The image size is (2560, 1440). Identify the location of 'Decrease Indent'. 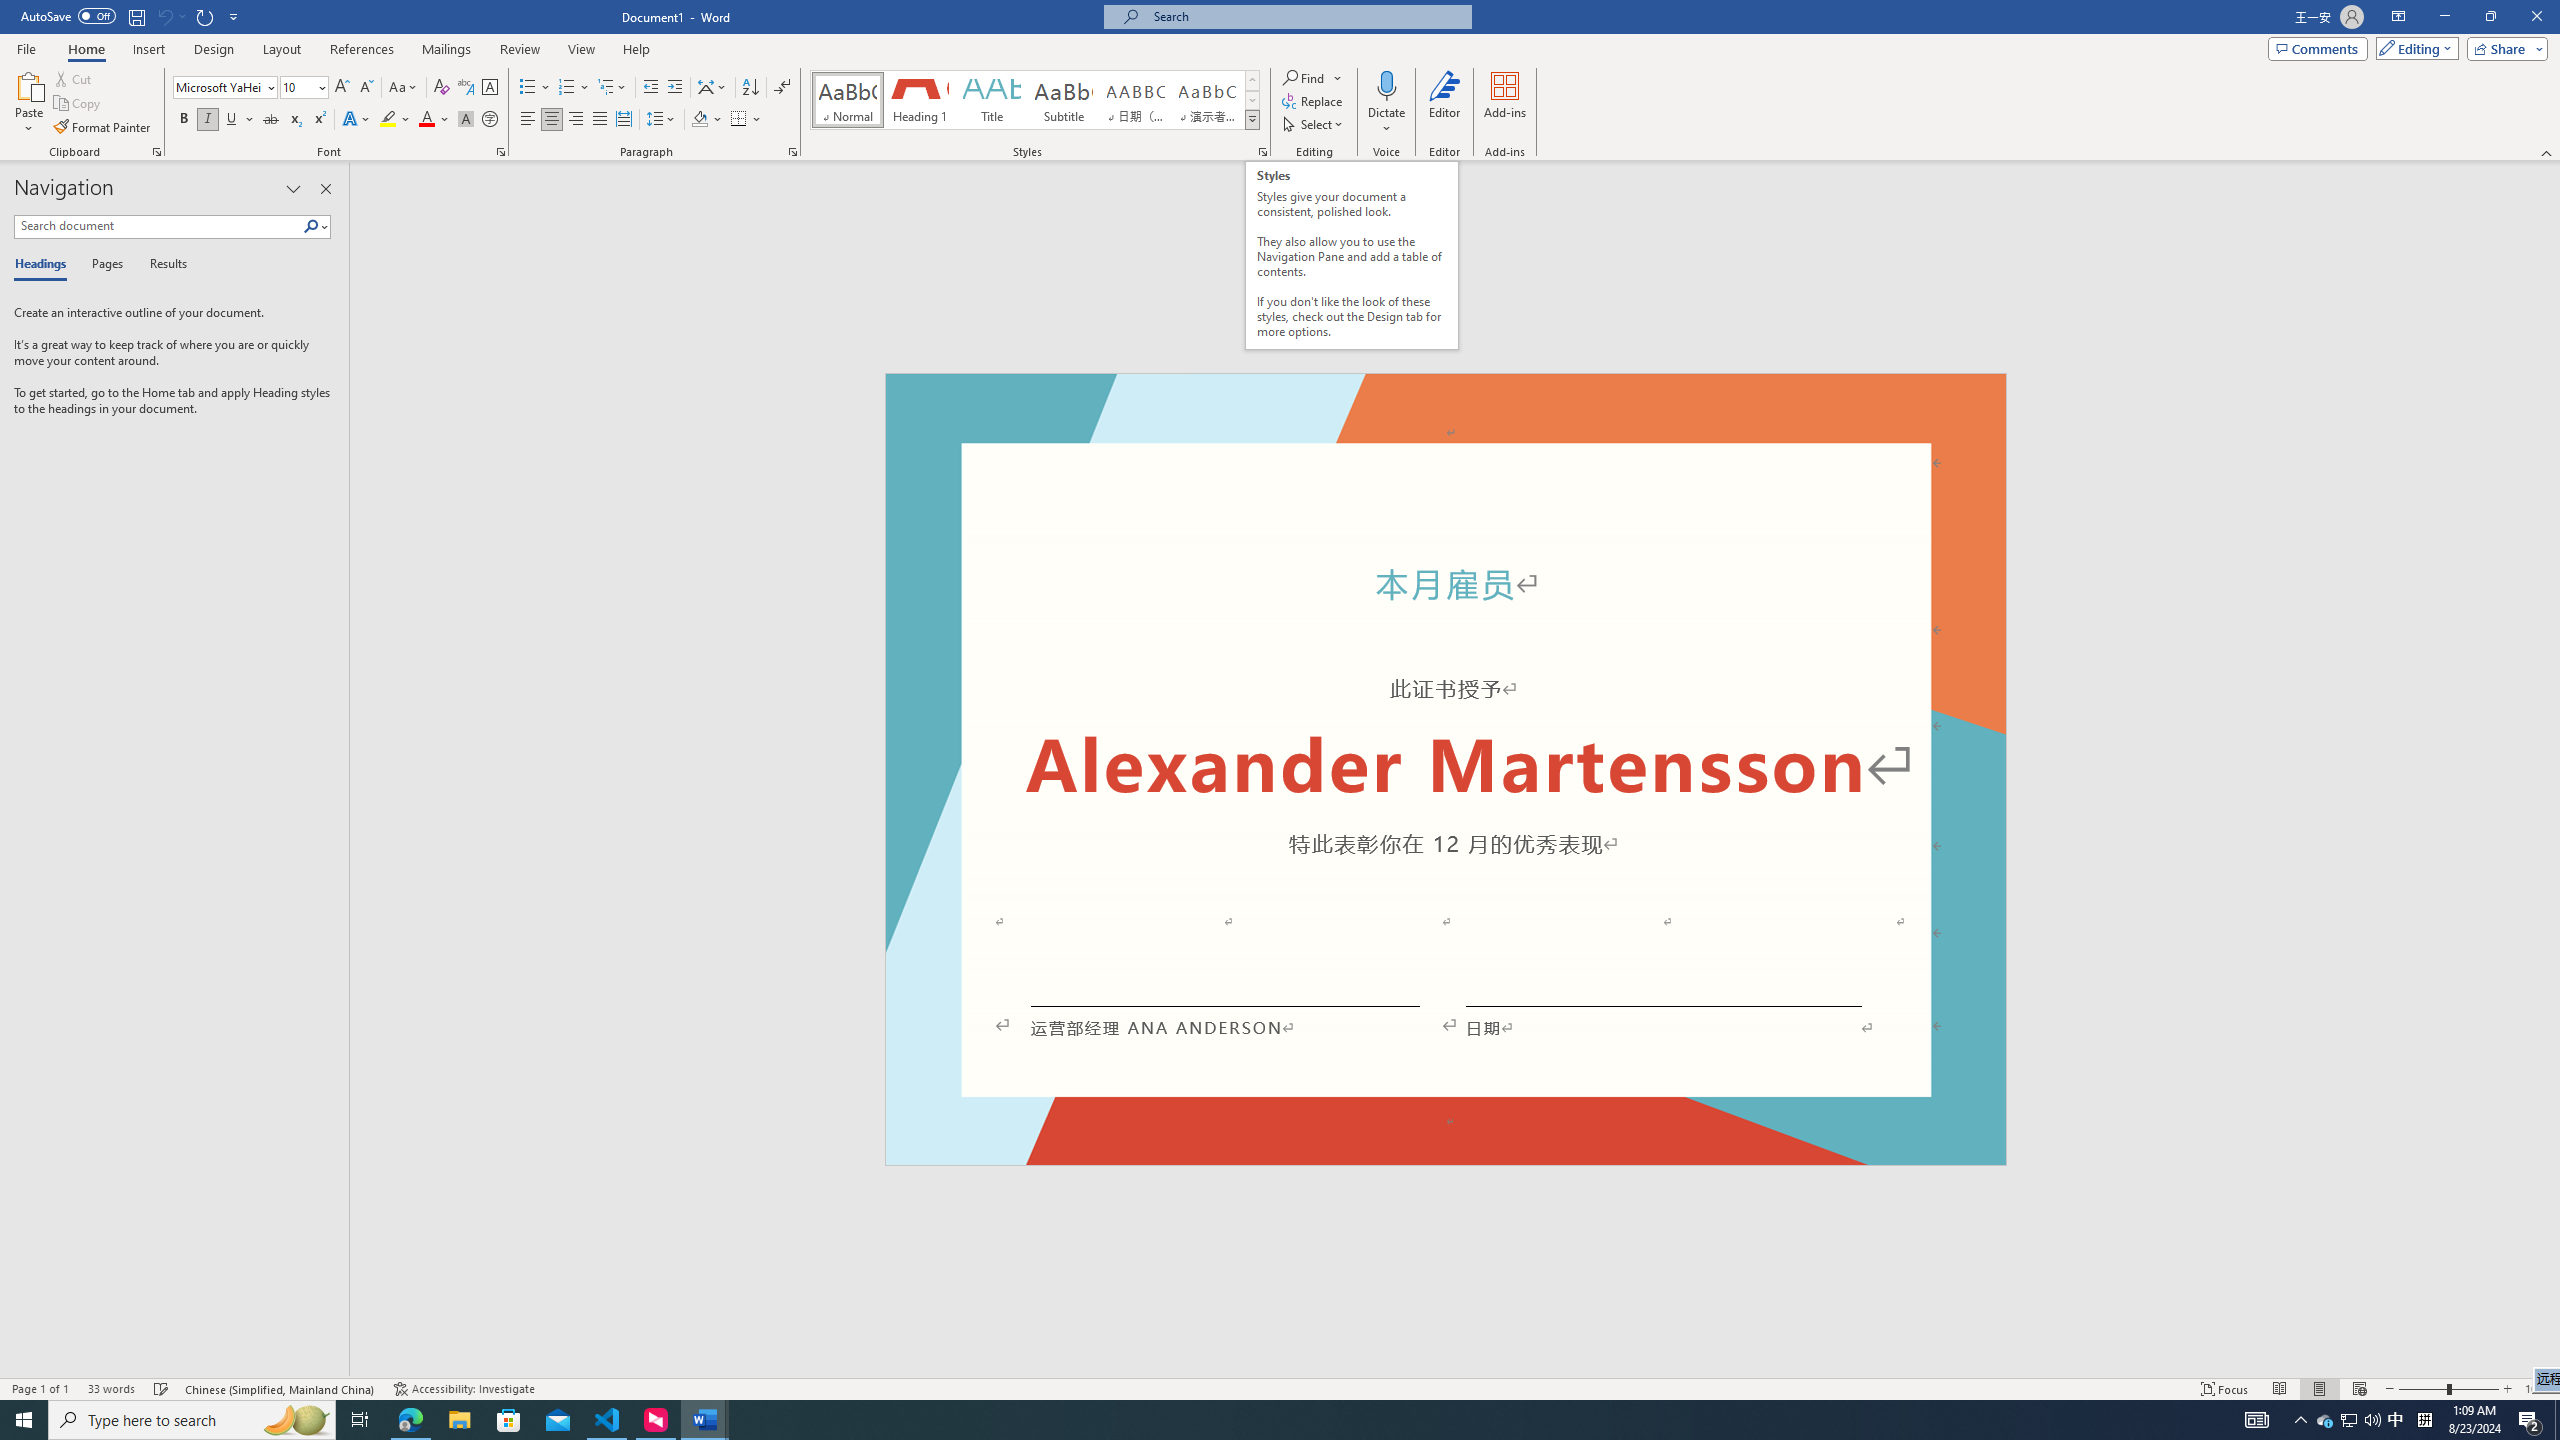
(651, 87).